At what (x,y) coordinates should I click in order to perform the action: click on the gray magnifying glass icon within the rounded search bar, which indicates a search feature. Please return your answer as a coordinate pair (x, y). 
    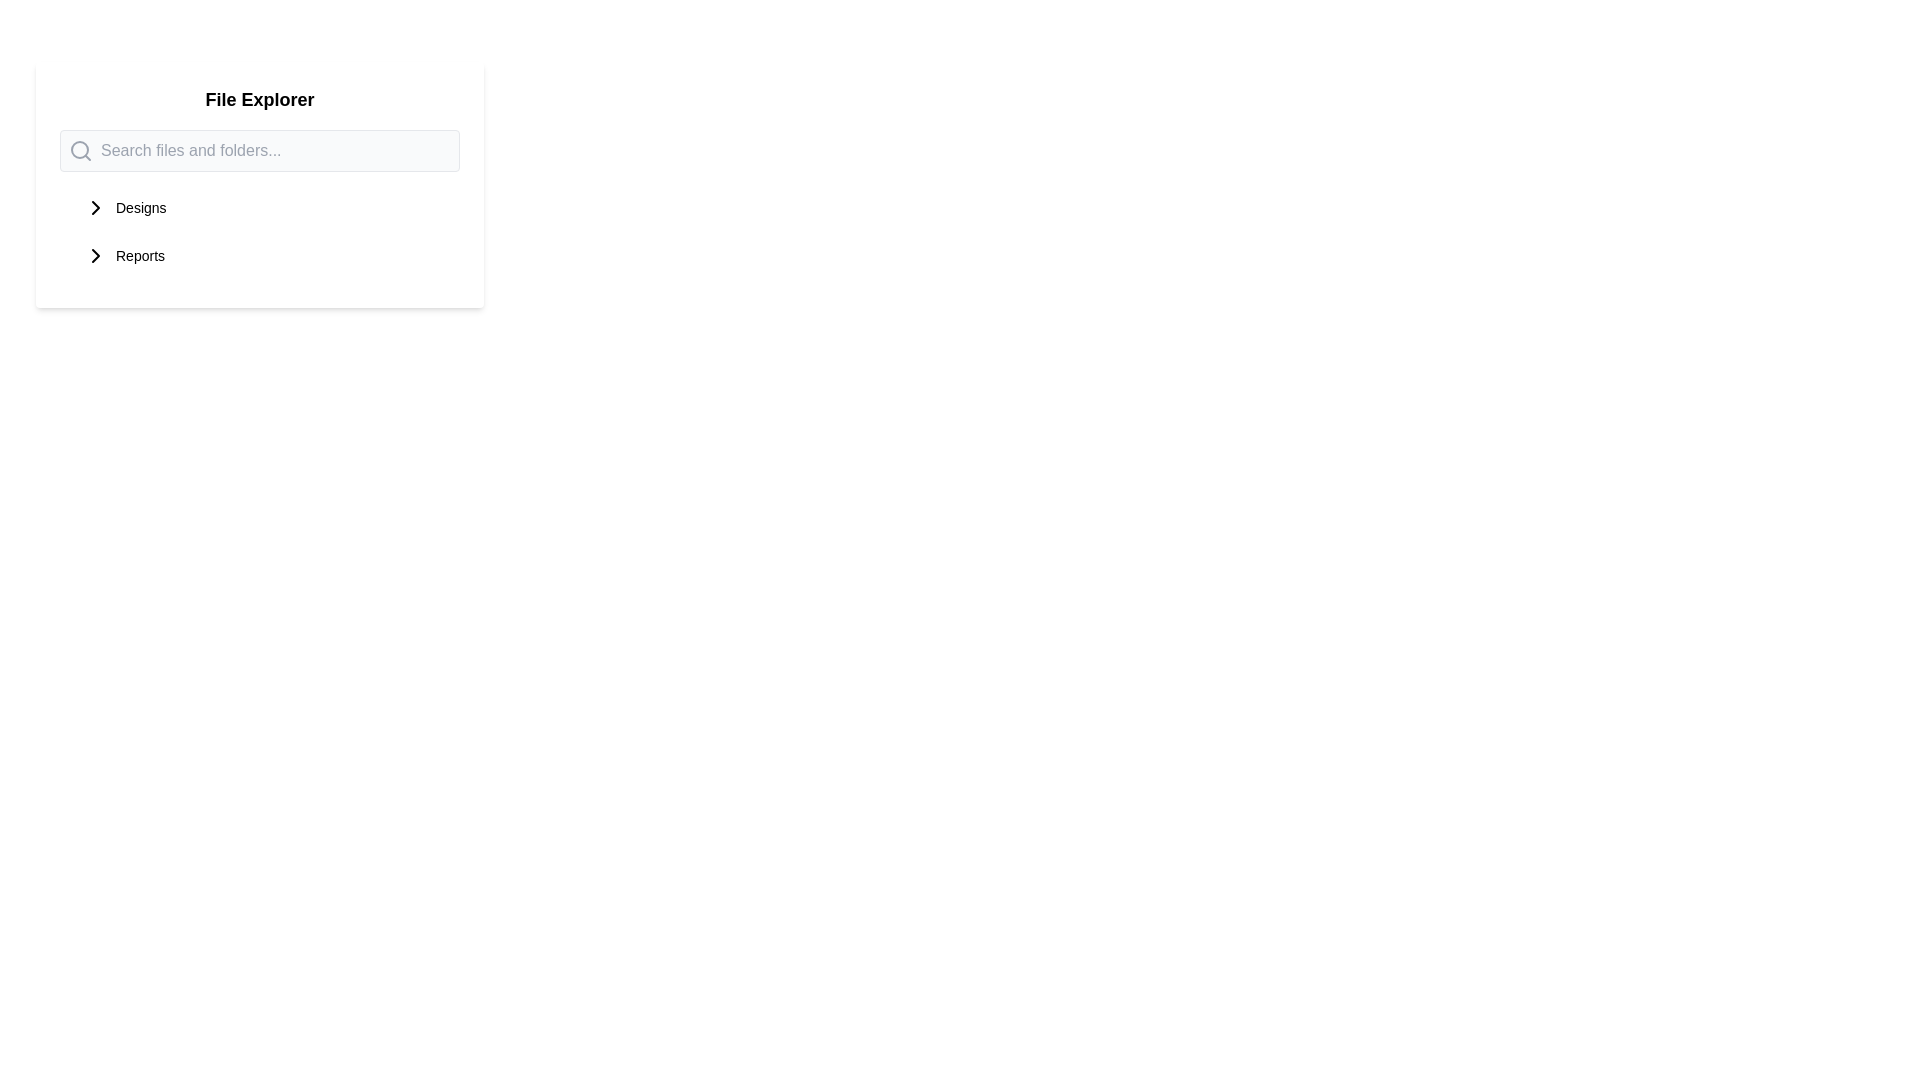
    Looking at the image, I should click on (80, 149).